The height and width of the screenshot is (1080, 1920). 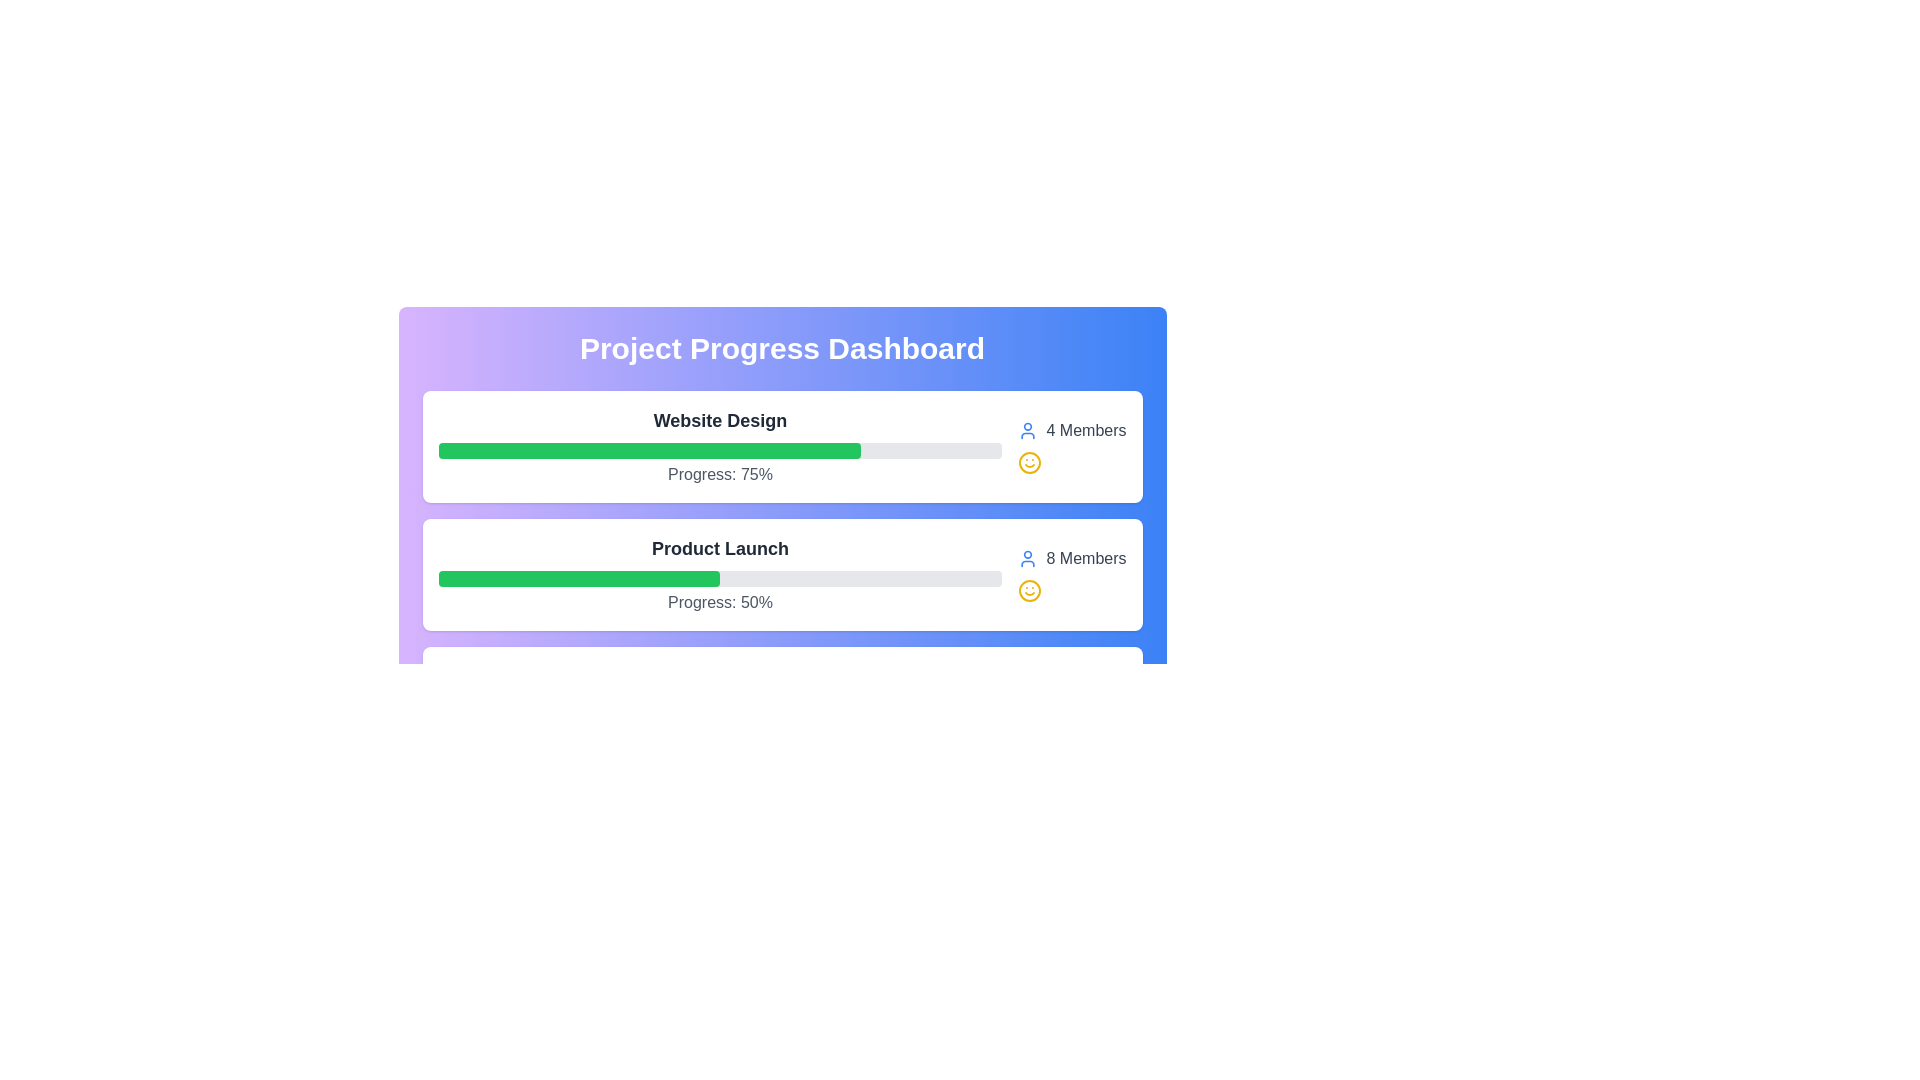 What do you see at coordinates (720, 574) in the screenshot?
I see `the progress bar labeled 'Product Launch' showing 'Progress: 50%' to indicate its current status in the second card of the vertical stack` at bounding box center [720, 574].